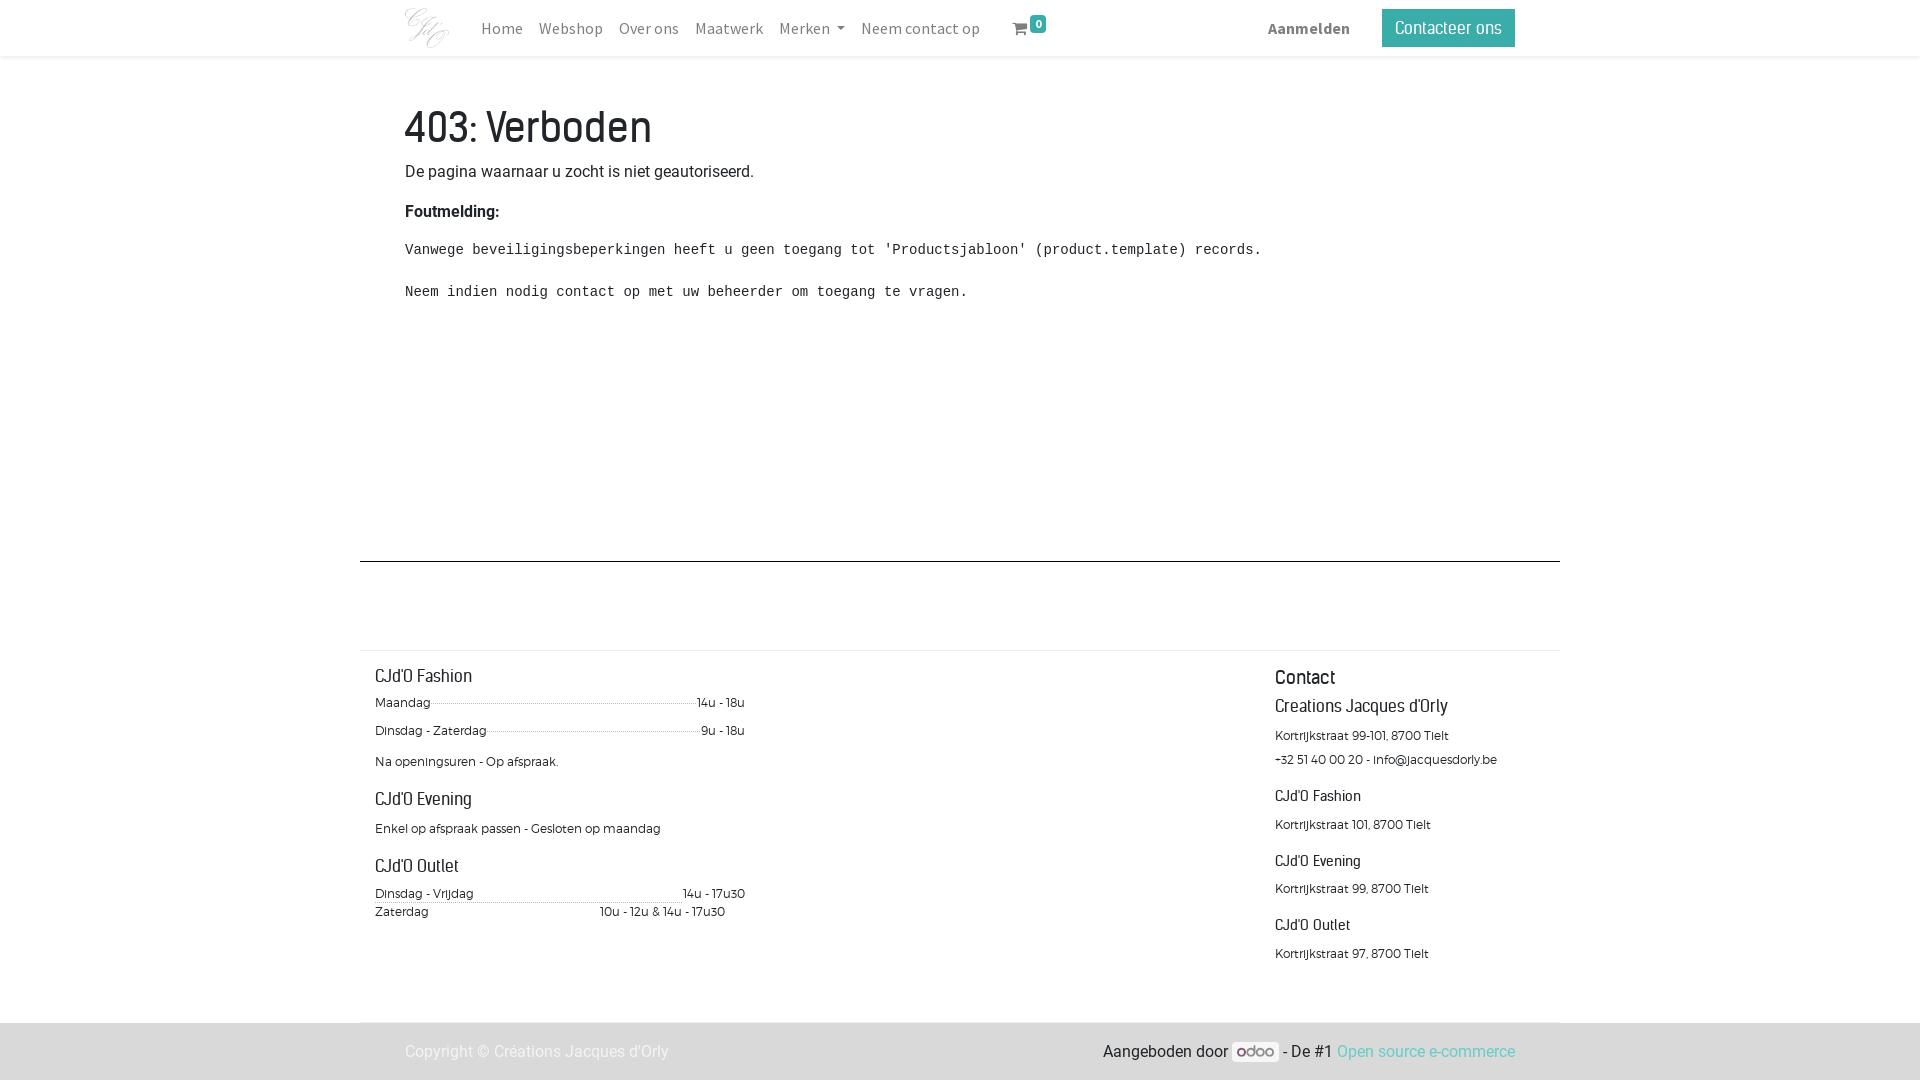 The height and width of the screenshot is (1080, 1920). I want to click on 'Over ons', so click(648, 27).